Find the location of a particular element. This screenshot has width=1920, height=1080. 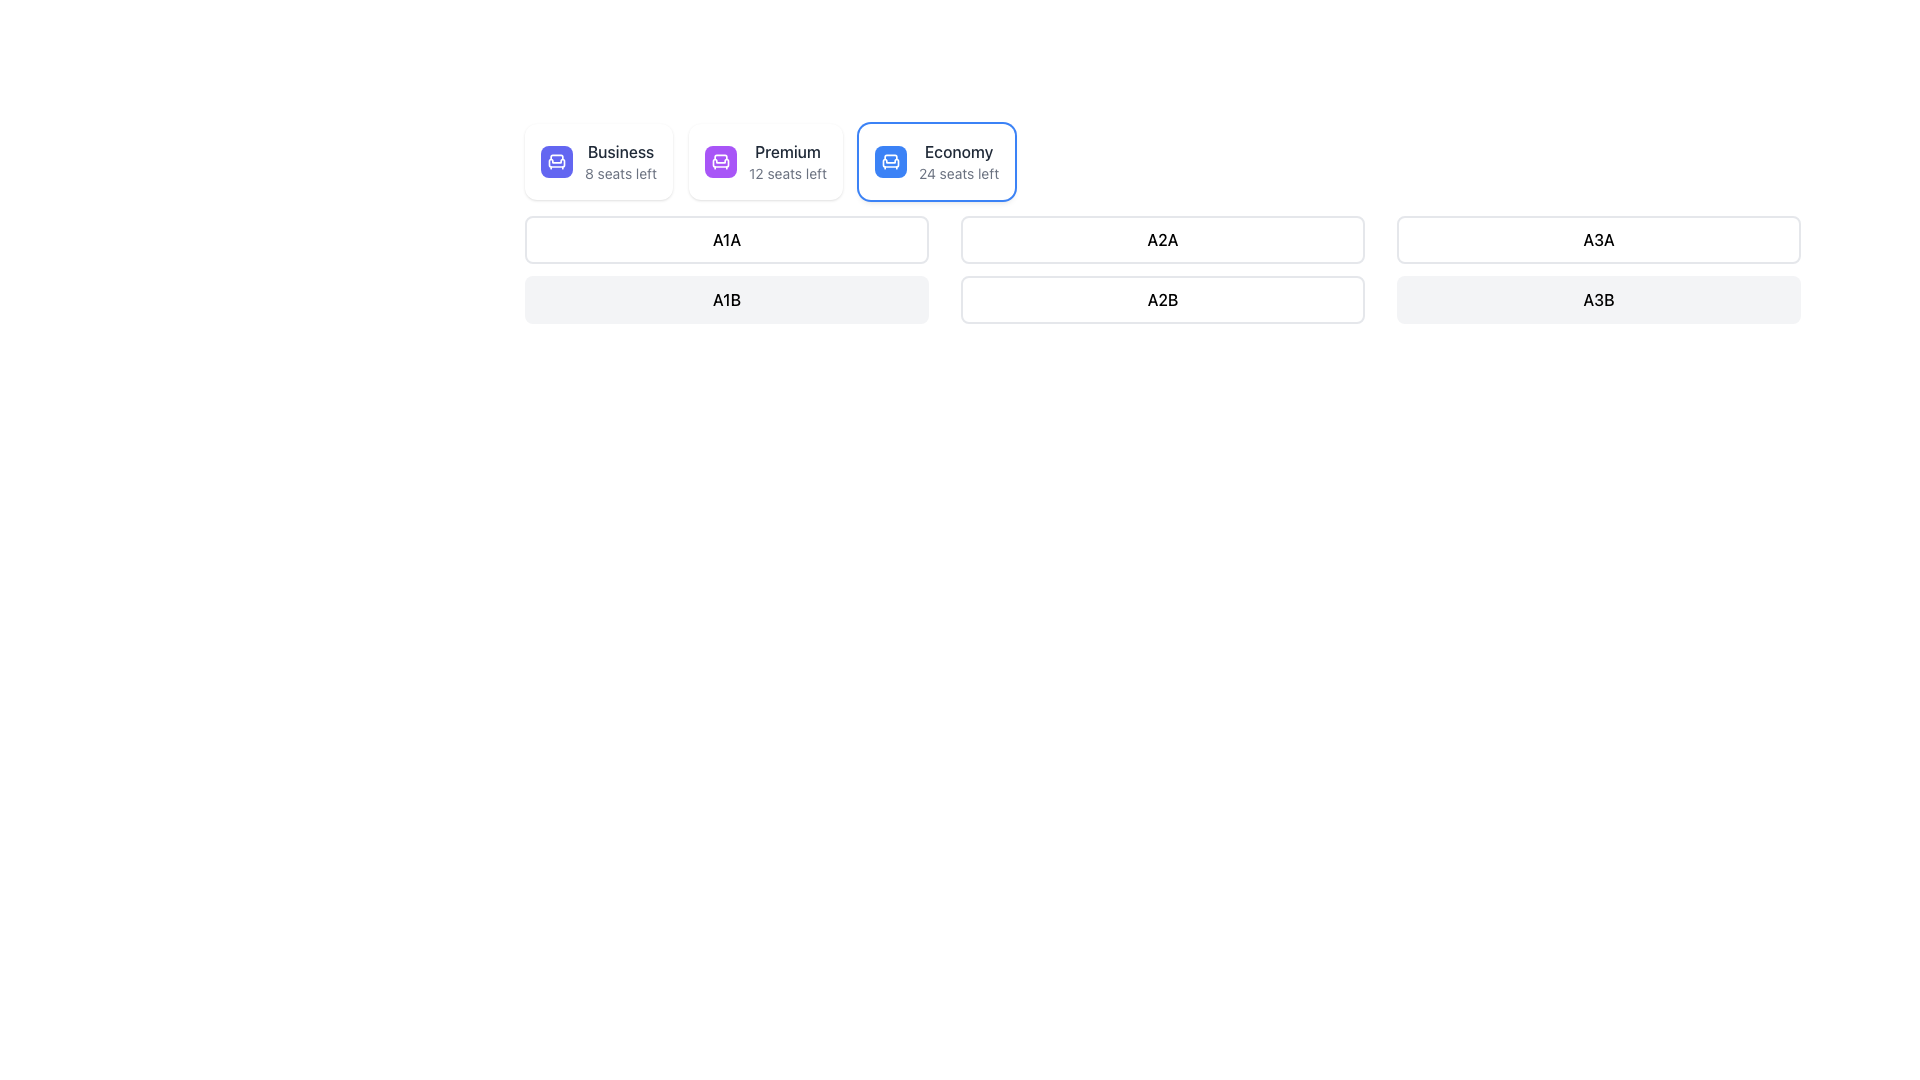

the Text label that indicates a seat or section identifier in the Economy section, located in the second column of the second row, above 'A2B' and to the left of 'A3A' is located at coordinates (1162, 238).